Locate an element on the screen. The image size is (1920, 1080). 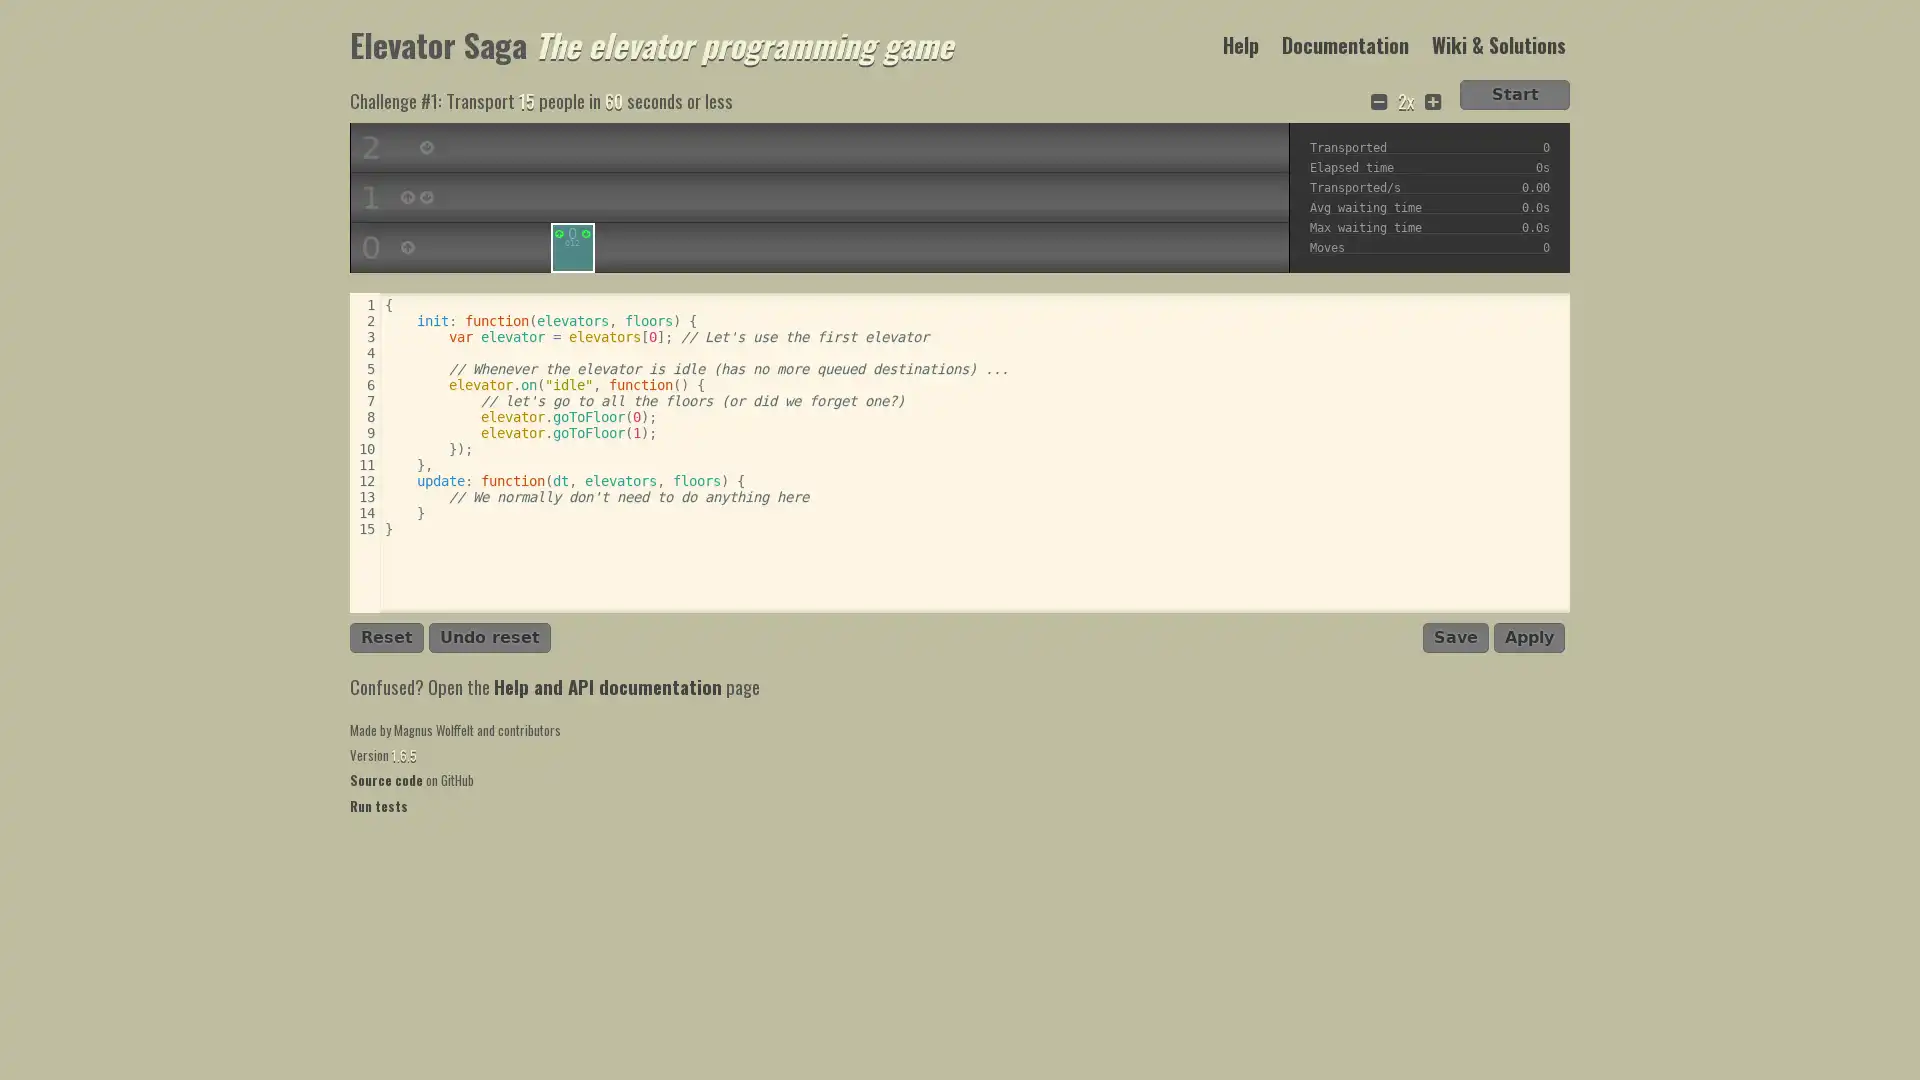
Reset is located at coordinates (387, 637).